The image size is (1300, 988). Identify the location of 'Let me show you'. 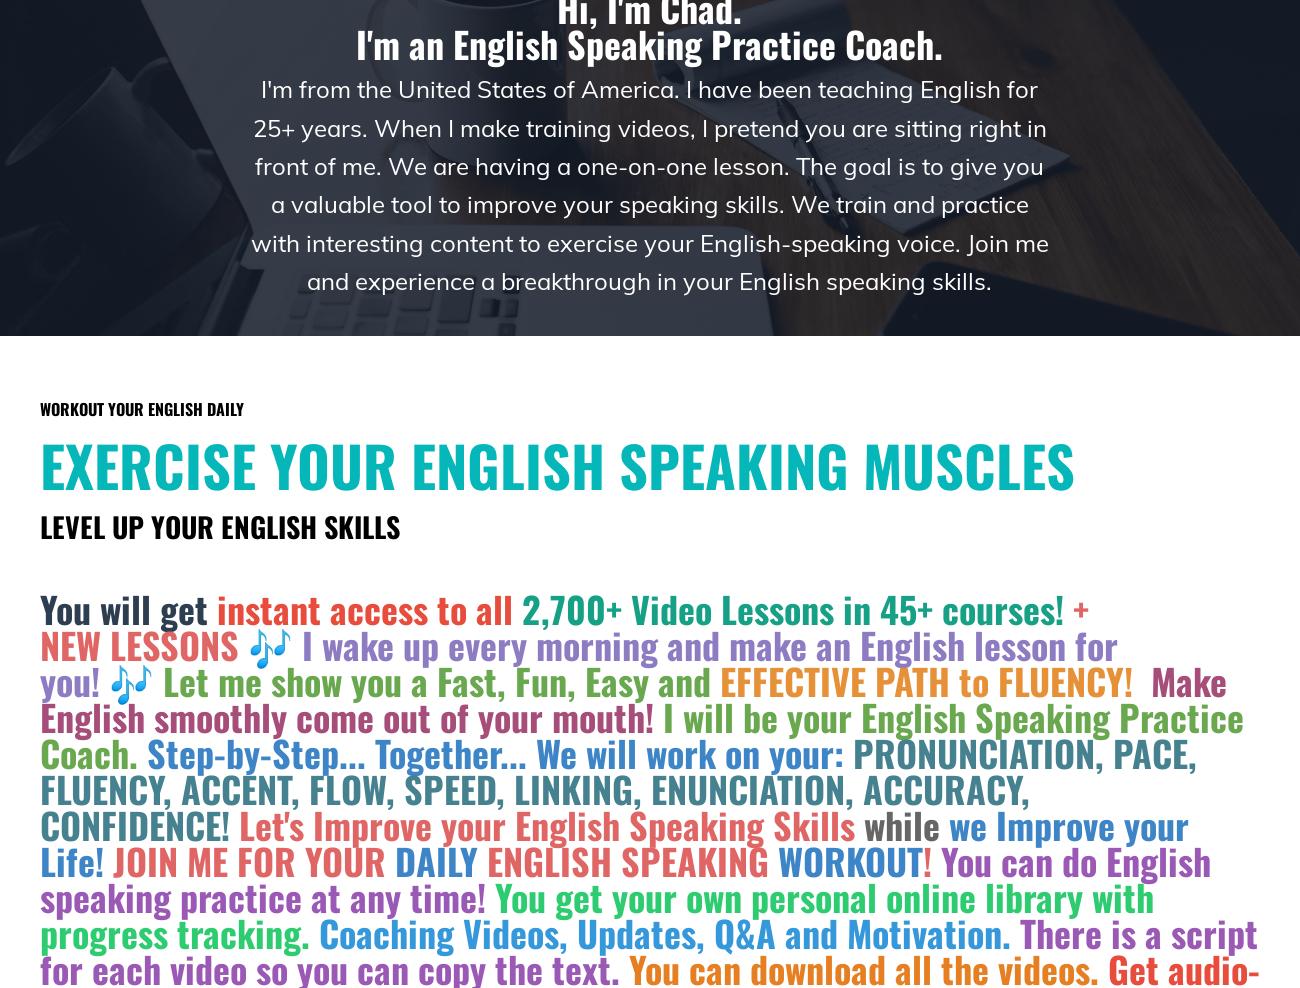
(287, 680).